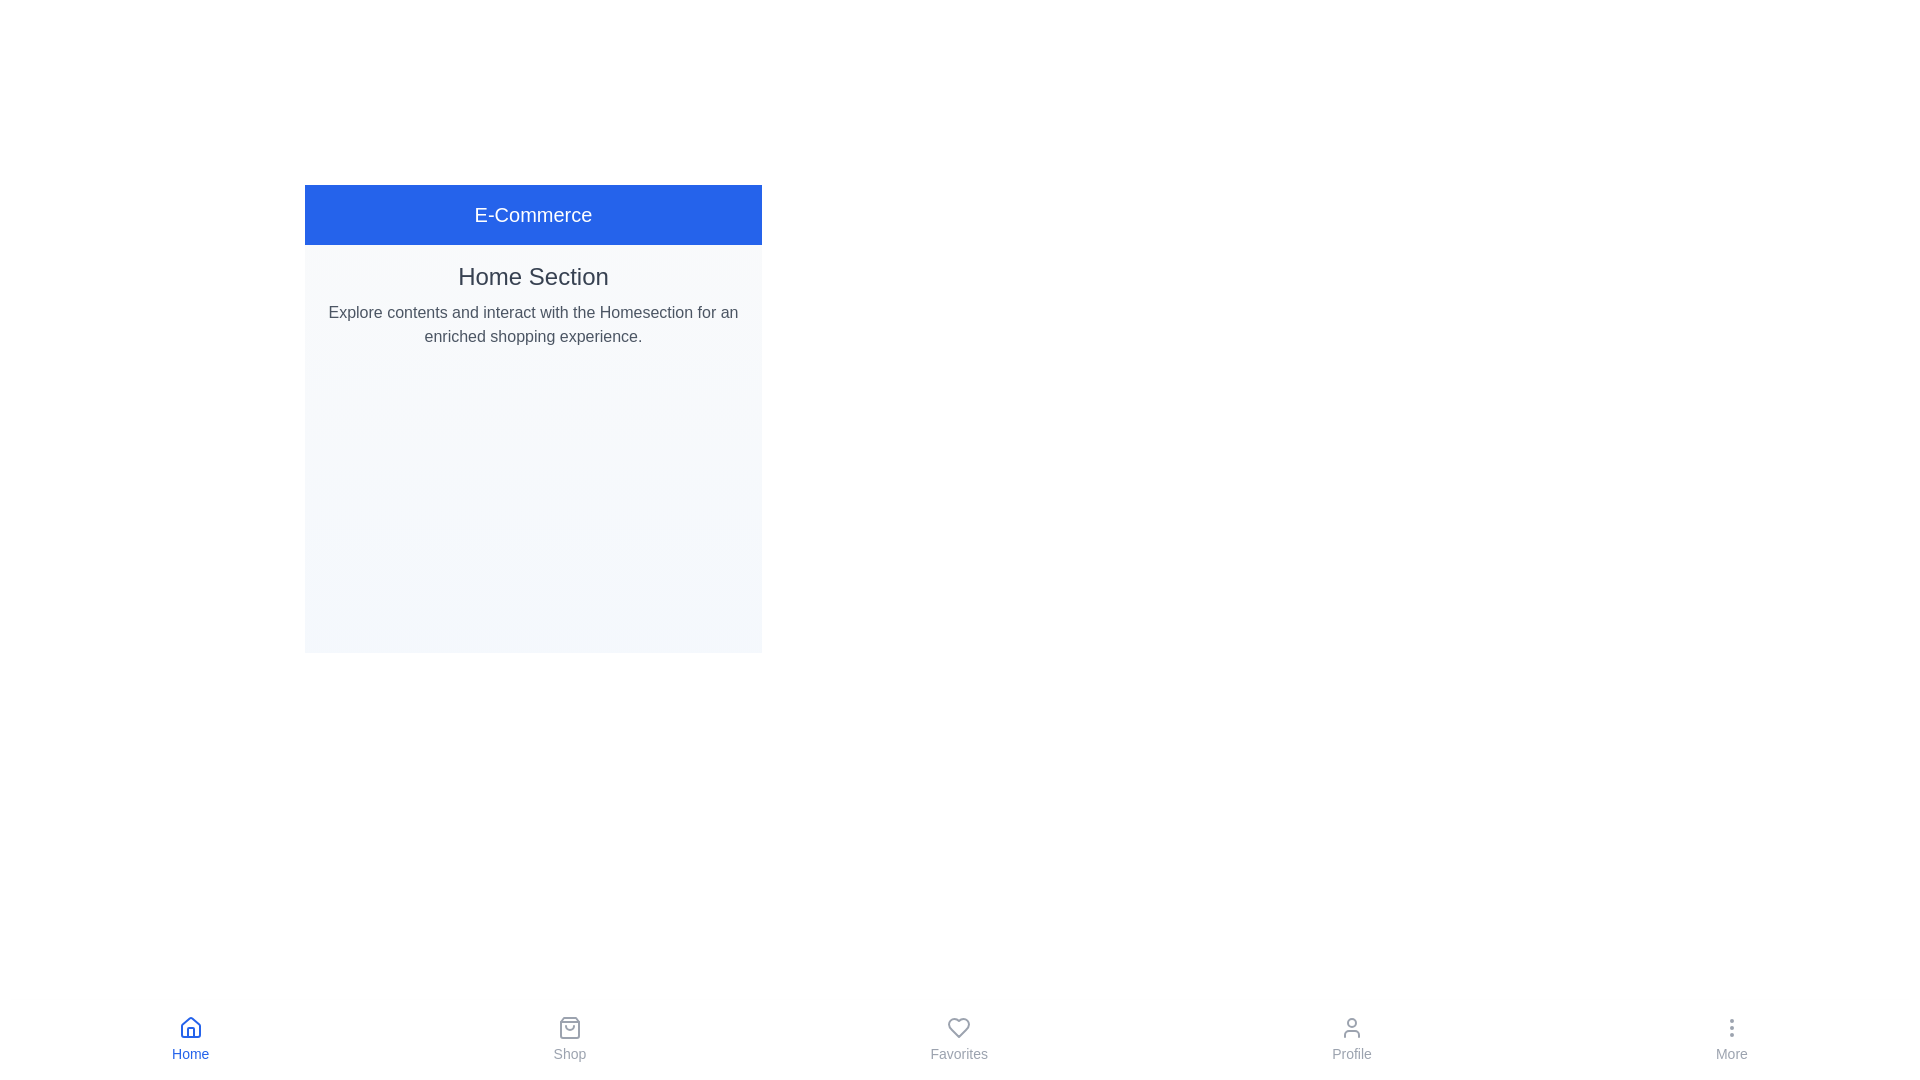 The height and width of the screenshot is (1080, 1920). What do you see at coordinates (569, 1039) in the screenshot?
I see `the Shop button in the bottom navigation bar to navigate to the corresponding tab` at bounding box center [569, 1039].